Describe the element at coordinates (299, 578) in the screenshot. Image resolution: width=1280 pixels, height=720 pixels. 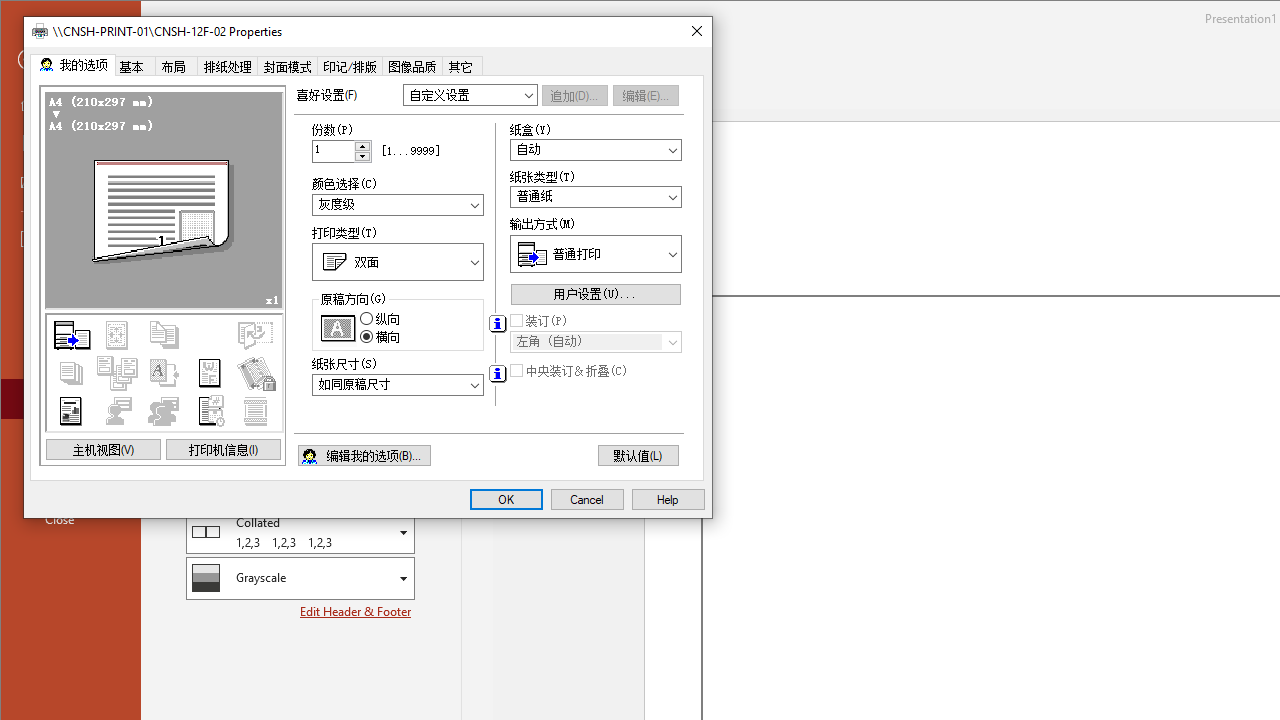
I see `'Color/Grayscale'` at that location.